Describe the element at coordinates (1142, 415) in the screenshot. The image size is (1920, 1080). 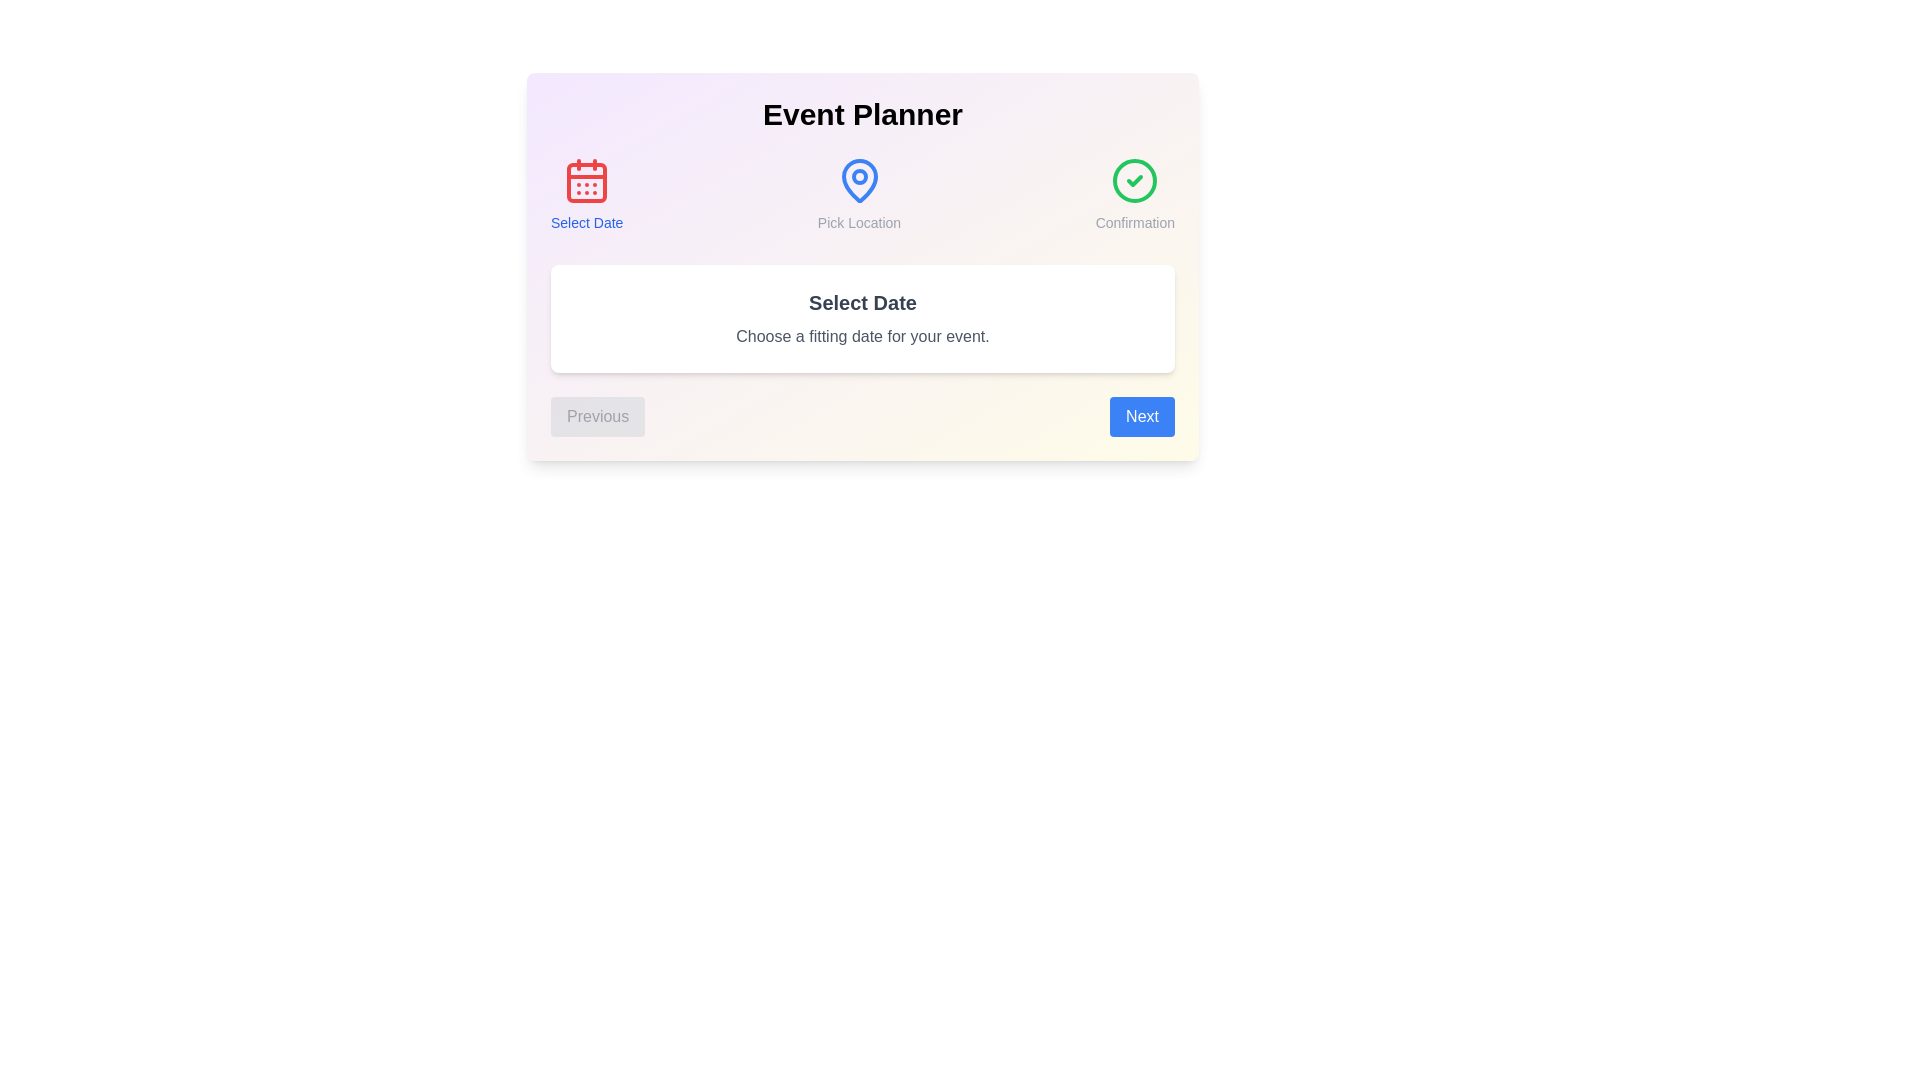
I see `the 'Next' button to proceed to the next step` at that location.